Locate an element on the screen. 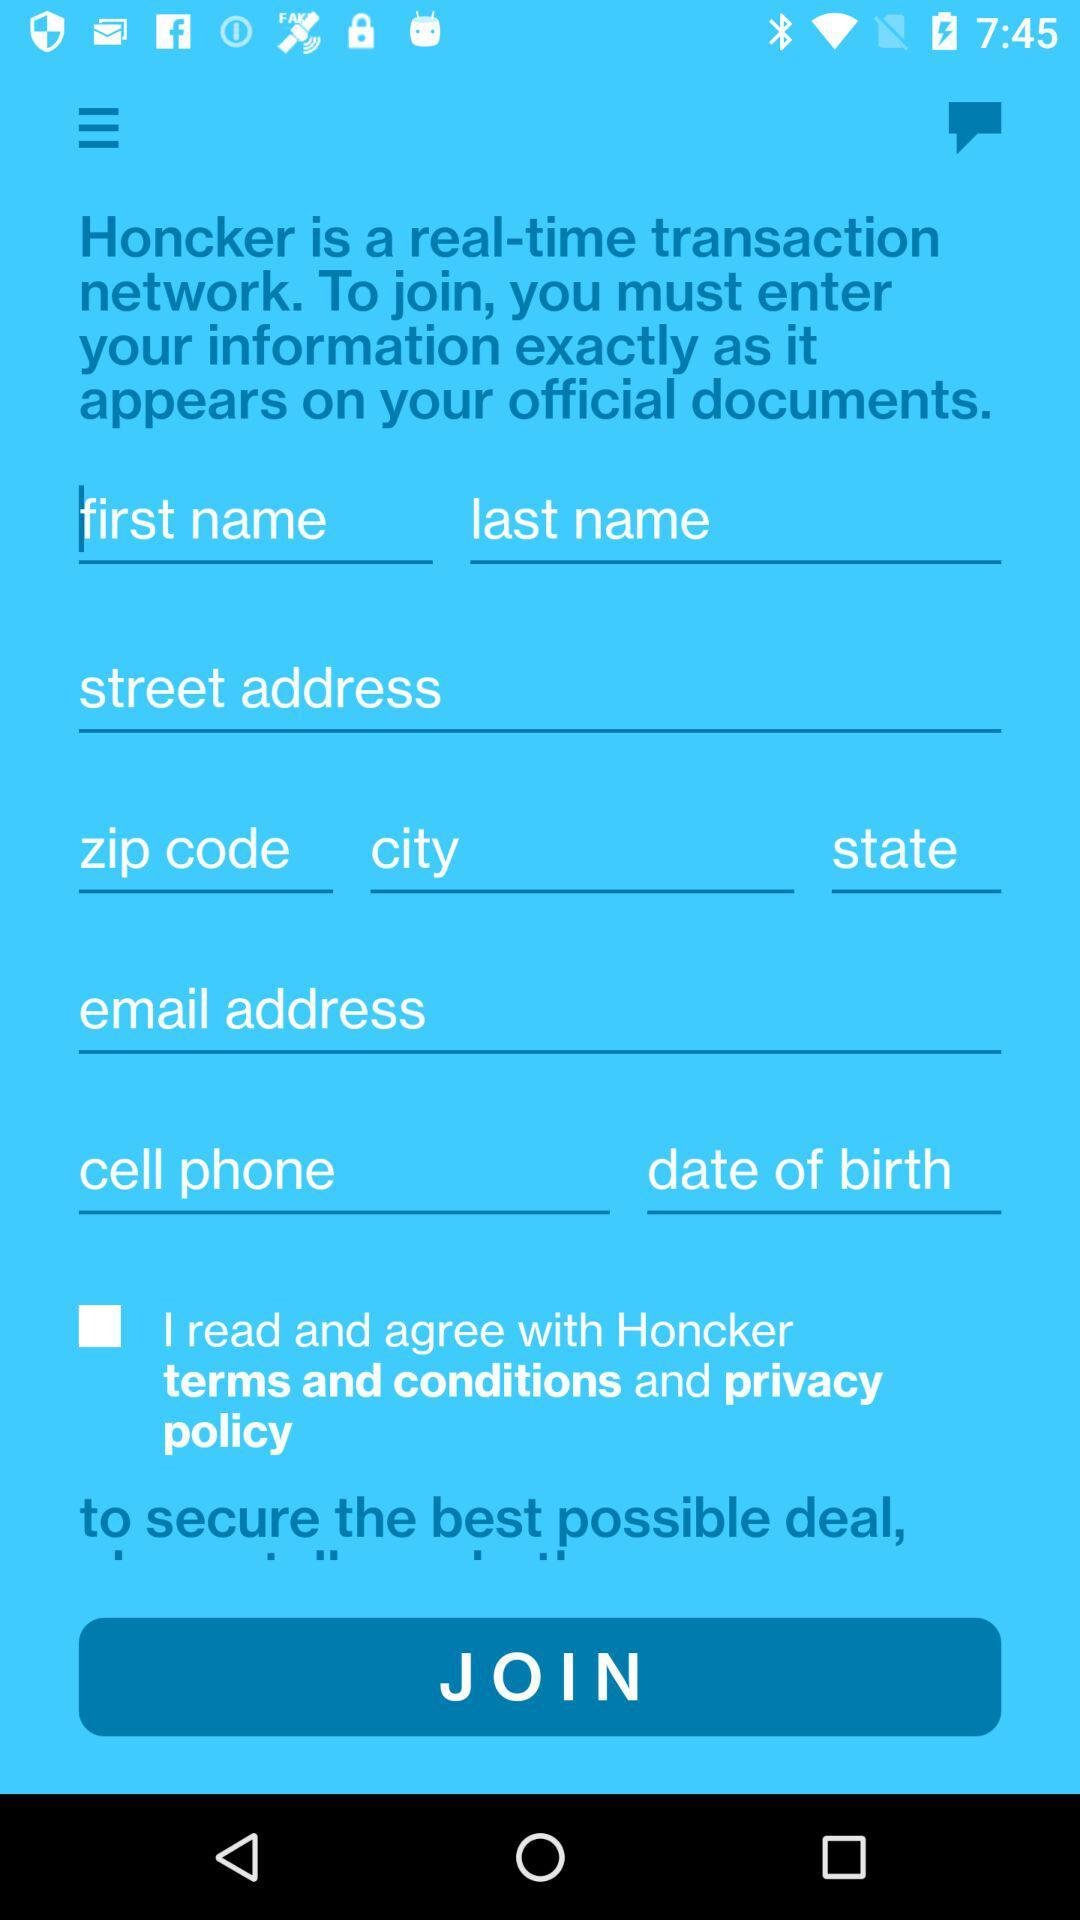 This screenshot has height=1920, width=1080. the text above first name is located at coordinates (540, 316).